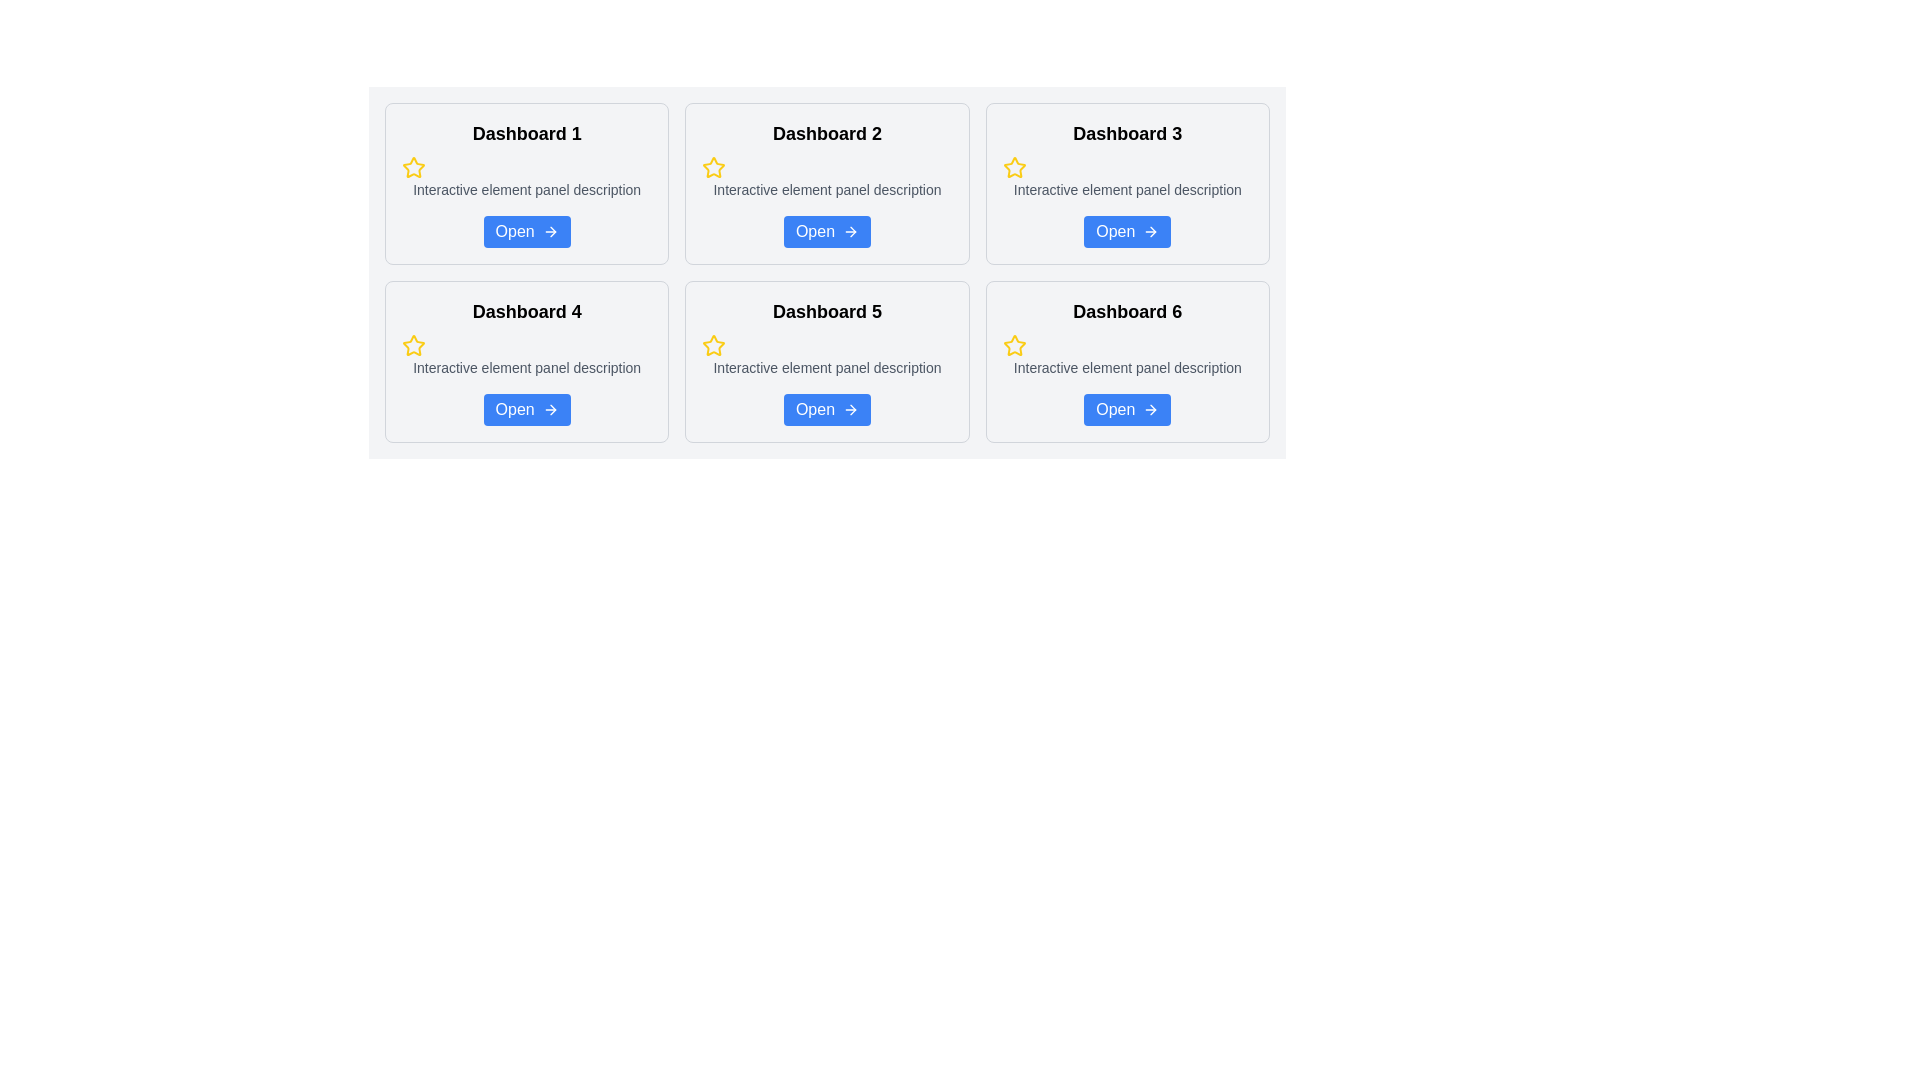 The image size is (1920, 1080). What do you see at coordinates (1127, 408) in the screenshot?
I see `the 'Open' button with a blue background and white text located at the bottom-right of the 'Dashboard 6' card` at bounding box center [1127, 408].